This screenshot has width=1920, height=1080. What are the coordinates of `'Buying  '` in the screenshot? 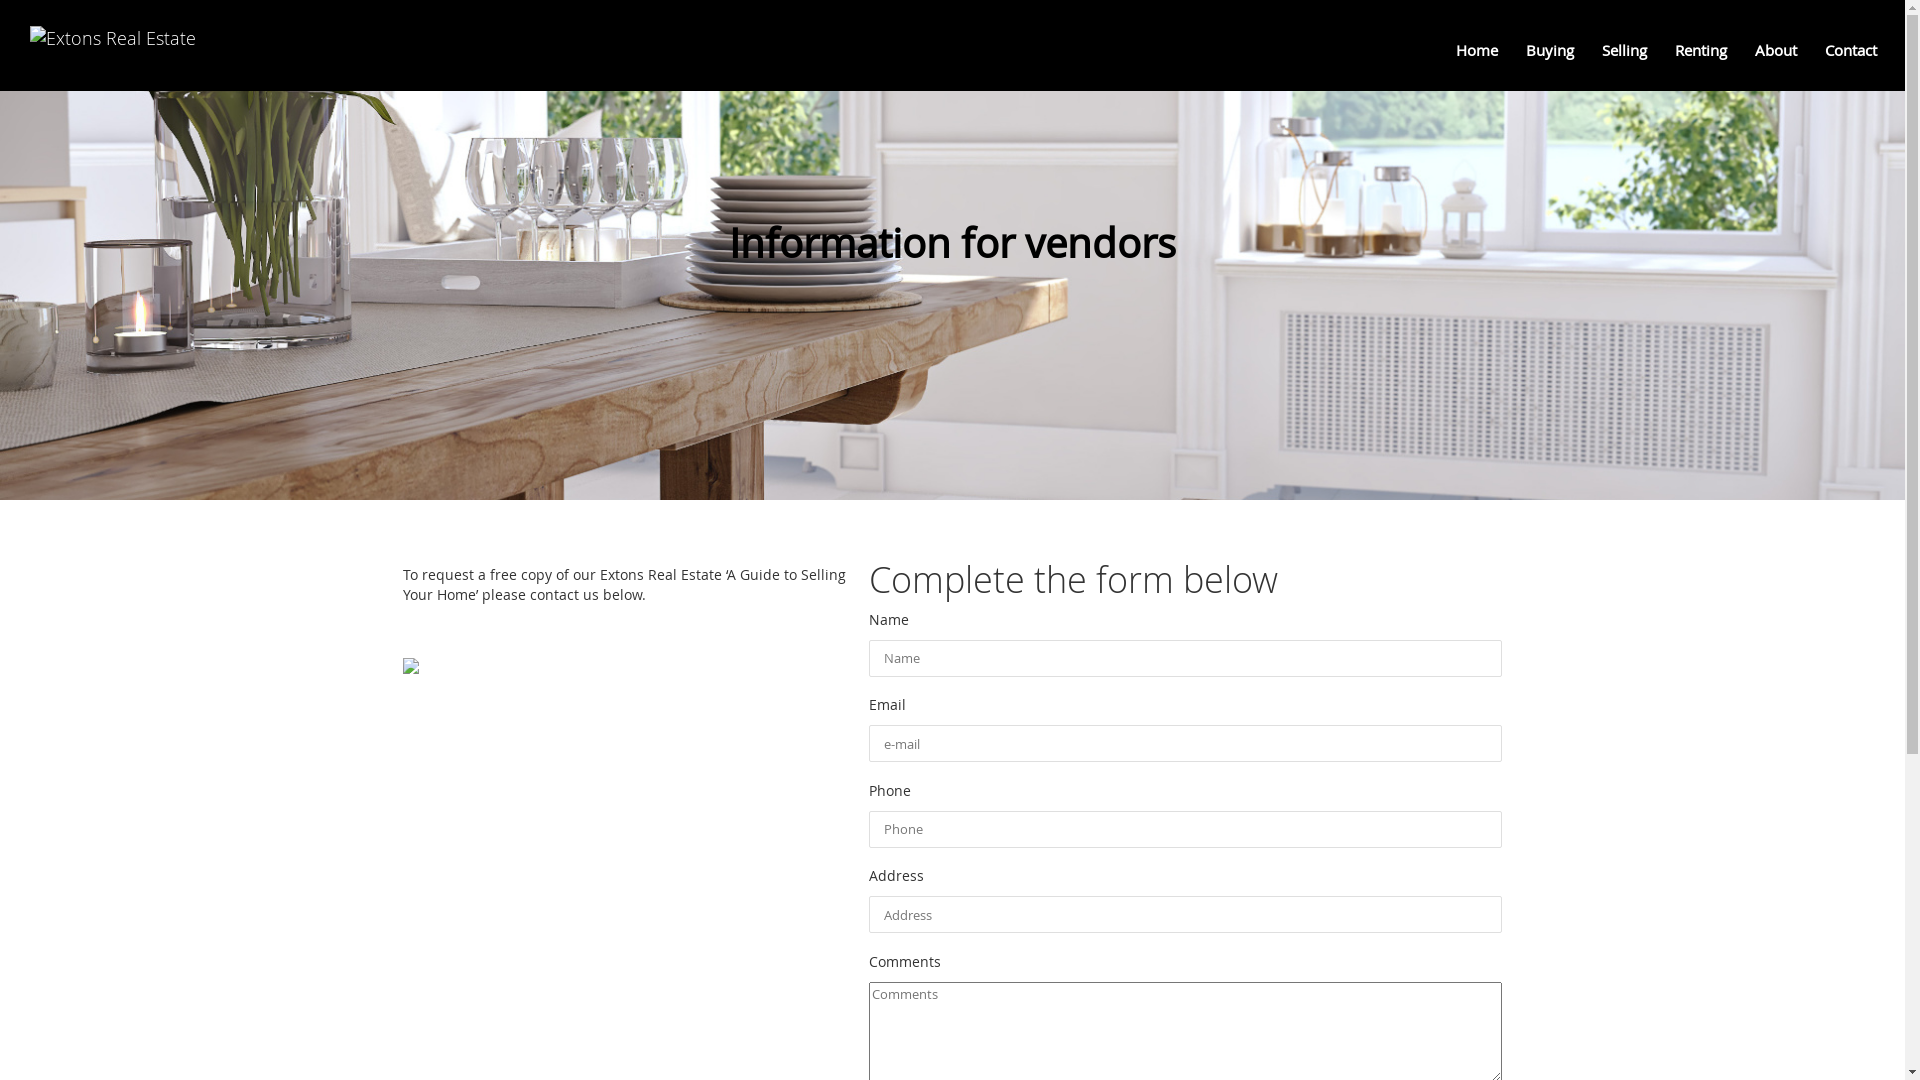 It's located at (1553, 54).